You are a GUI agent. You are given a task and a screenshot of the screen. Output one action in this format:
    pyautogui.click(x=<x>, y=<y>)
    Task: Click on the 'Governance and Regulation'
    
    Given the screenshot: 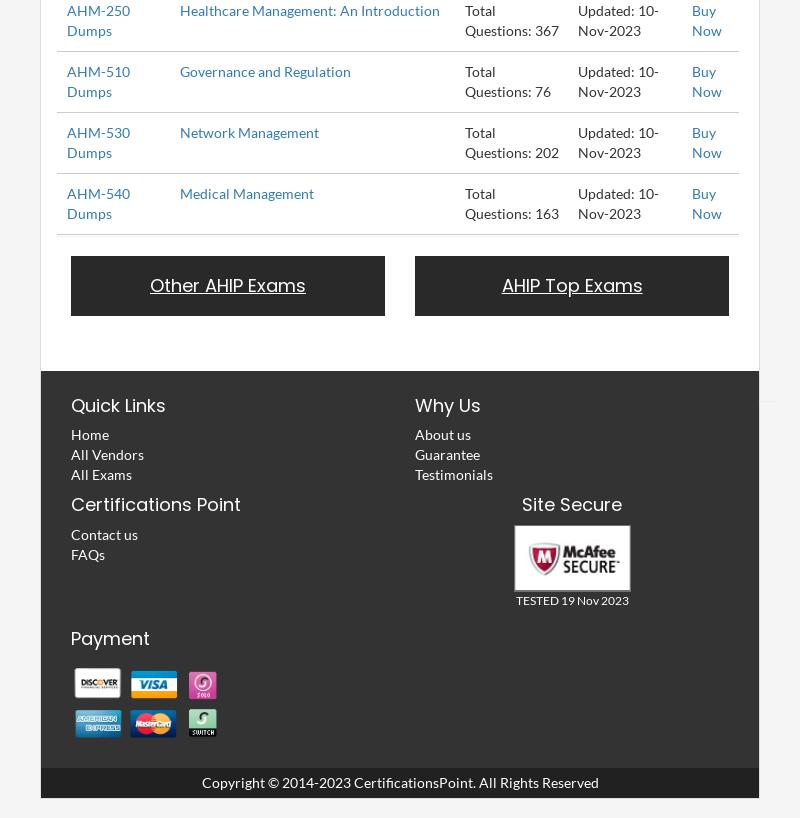 What is the action you would take?
    pyautogui.click(x=264, y=70)
    